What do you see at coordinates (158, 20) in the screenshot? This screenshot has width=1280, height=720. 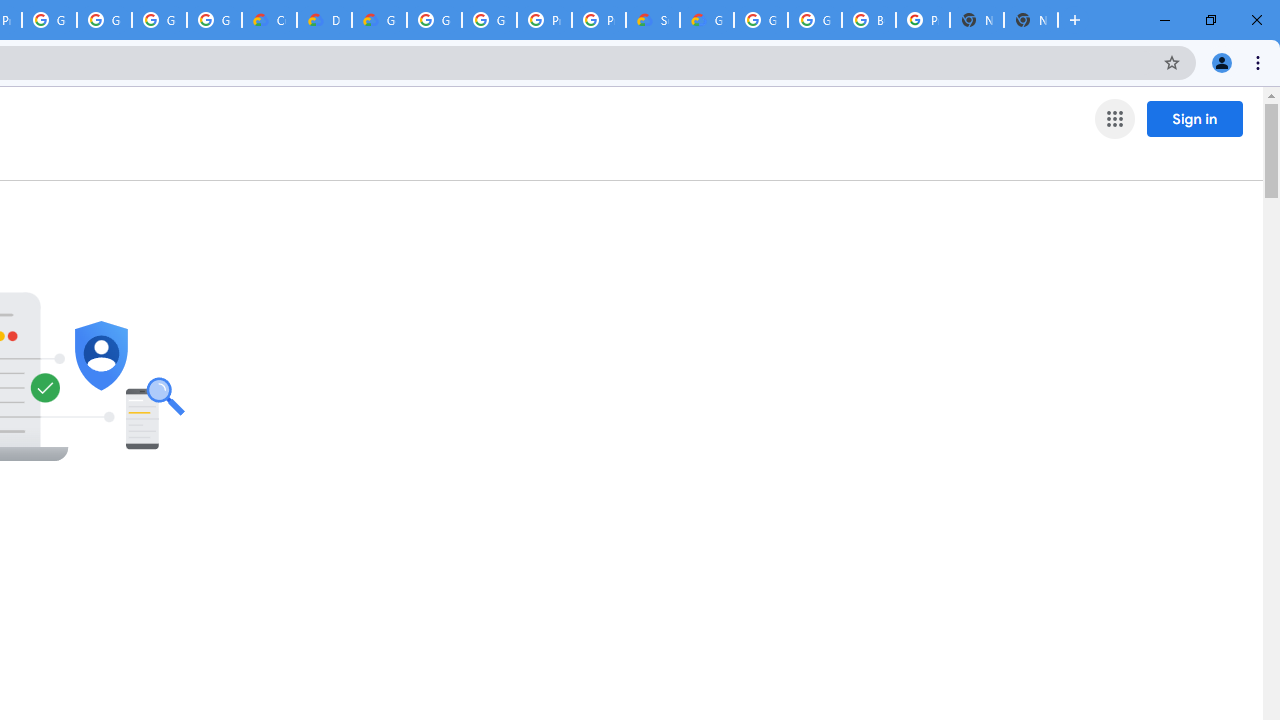 I see `'Google Workspace - Specific Terms'` at bounding box center [158, 20].